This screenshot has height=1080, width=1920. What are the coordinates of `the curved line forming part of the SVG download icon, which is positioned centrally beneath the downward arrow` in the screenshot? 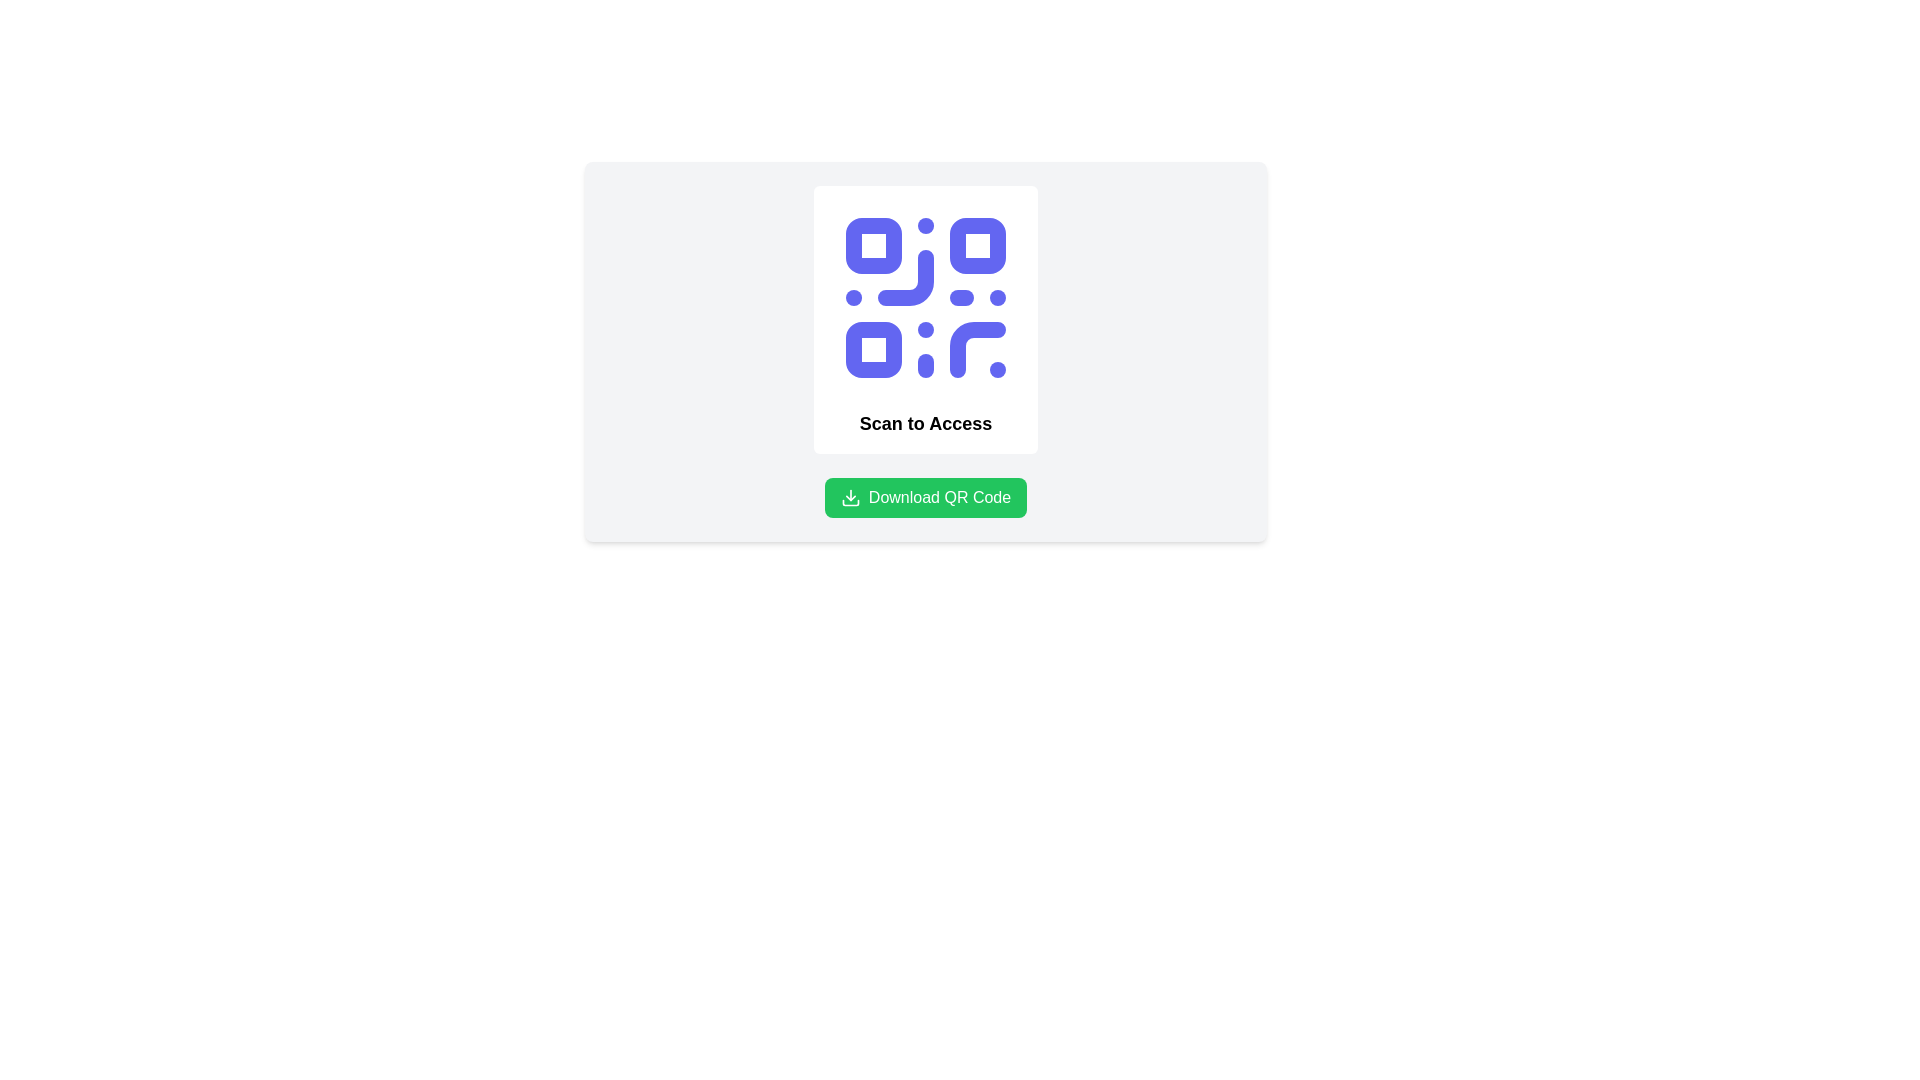 It's located at (850, 501).